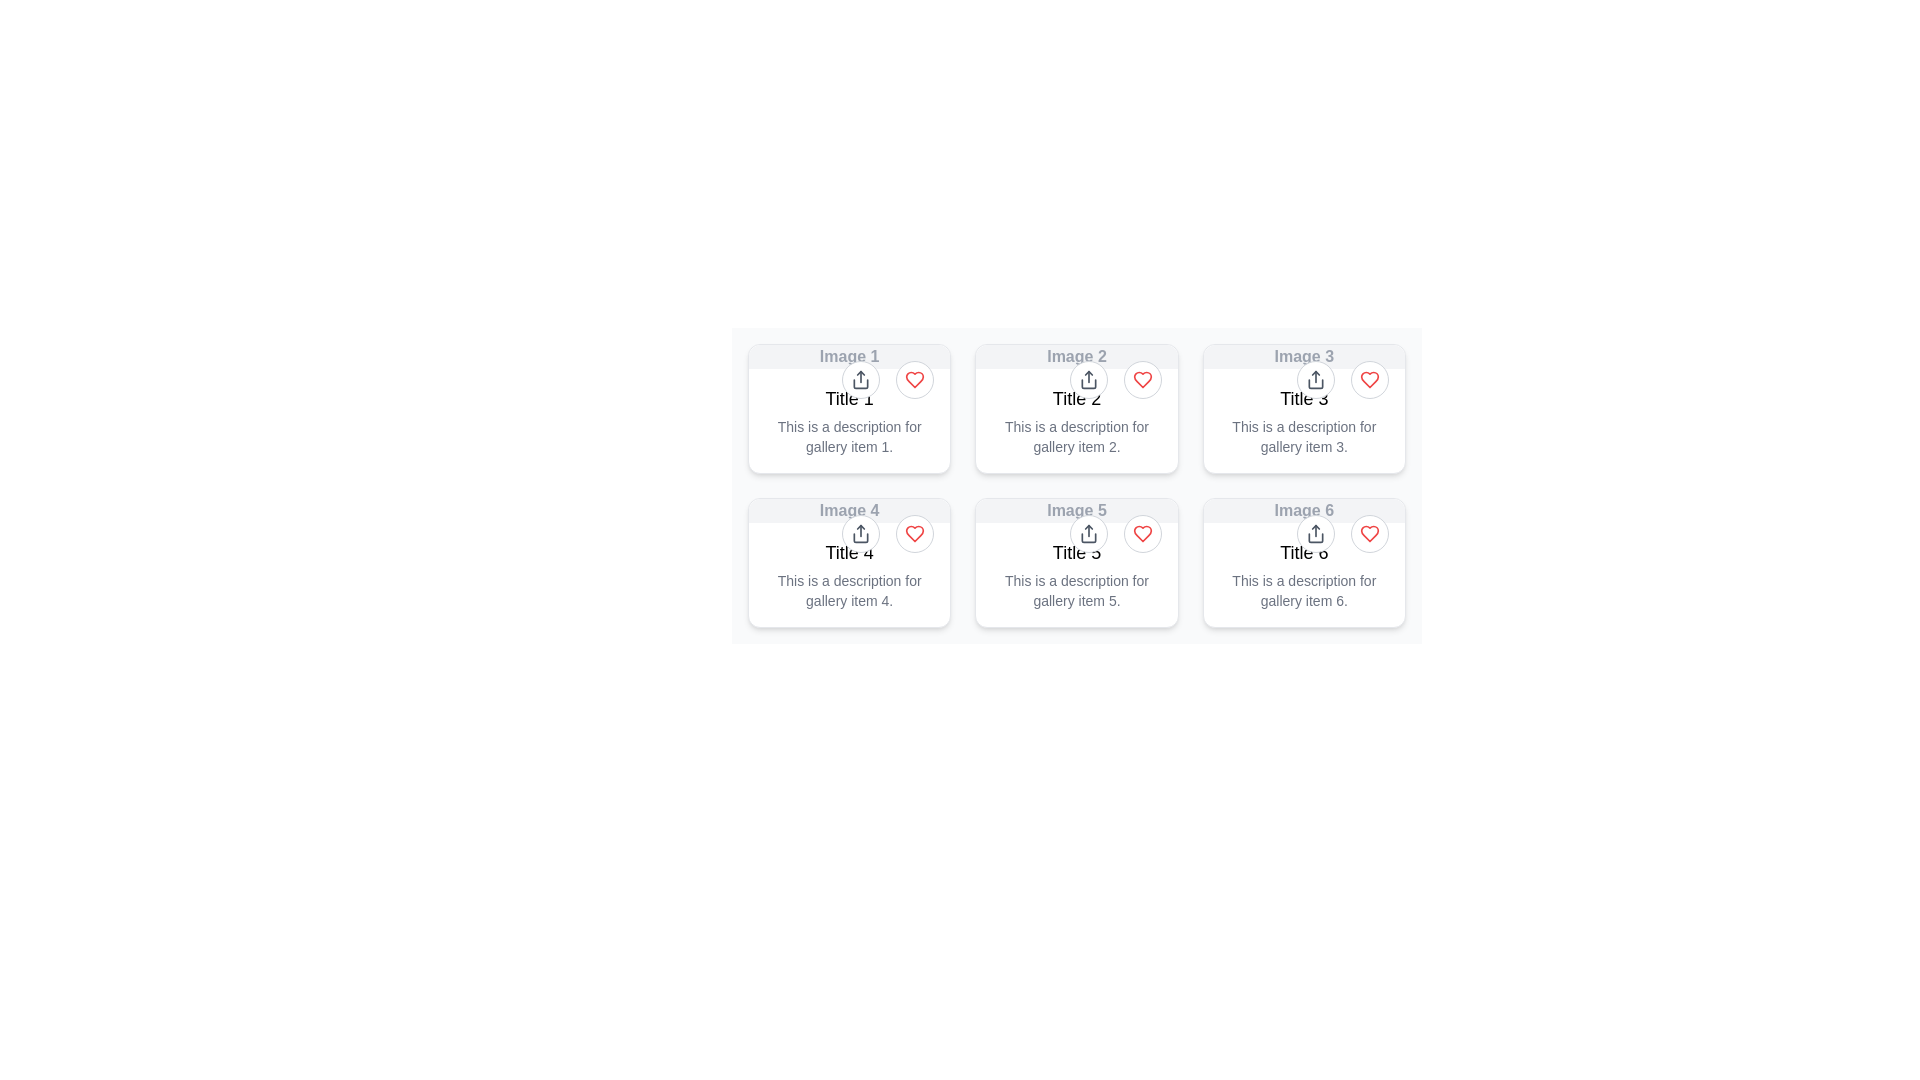 The image size is (1920, 1080). What do you see at coordinates (849, 398) in the screenshot?
I see `the Text label that serves as the title for the associated card, located in the top left card of a 2-row, 3-column grid layout, positioned below 'Image 1' and above a descriptive text block` at bounding box center [849, 398].